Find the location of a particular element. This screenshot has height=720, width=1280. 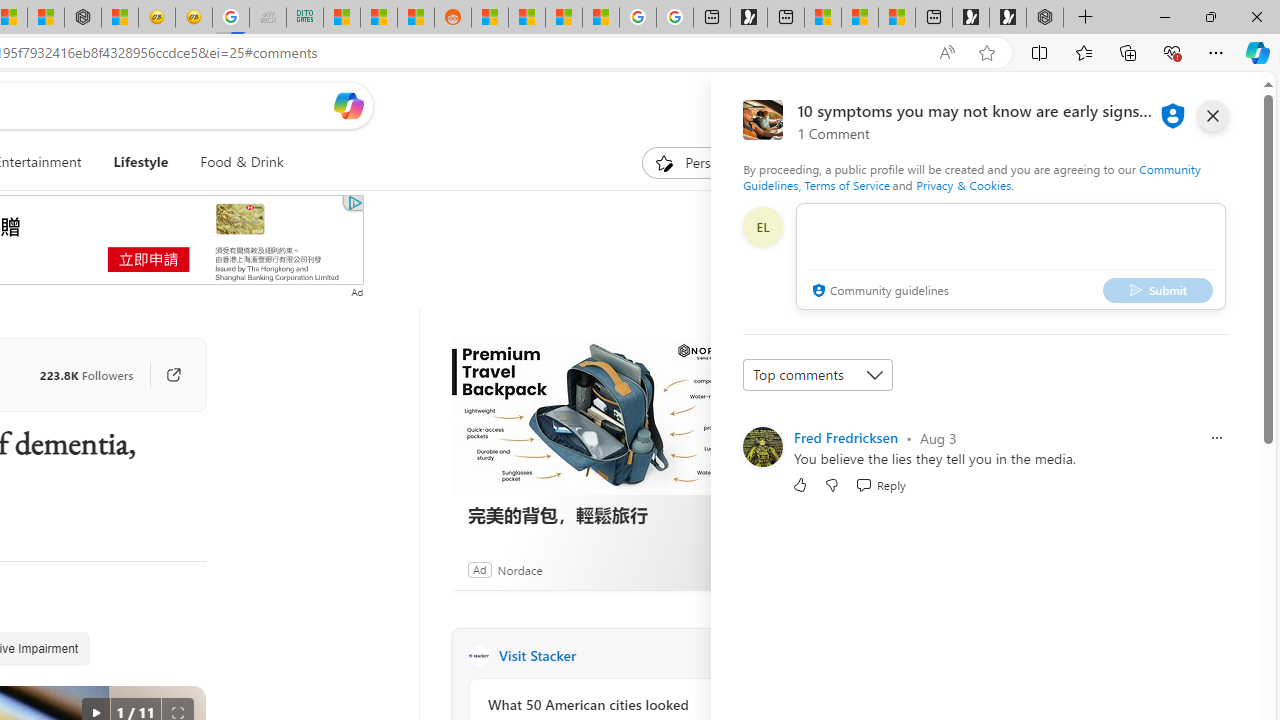

'Microsoft Start Gaming' is located at coordinates (747, 17).